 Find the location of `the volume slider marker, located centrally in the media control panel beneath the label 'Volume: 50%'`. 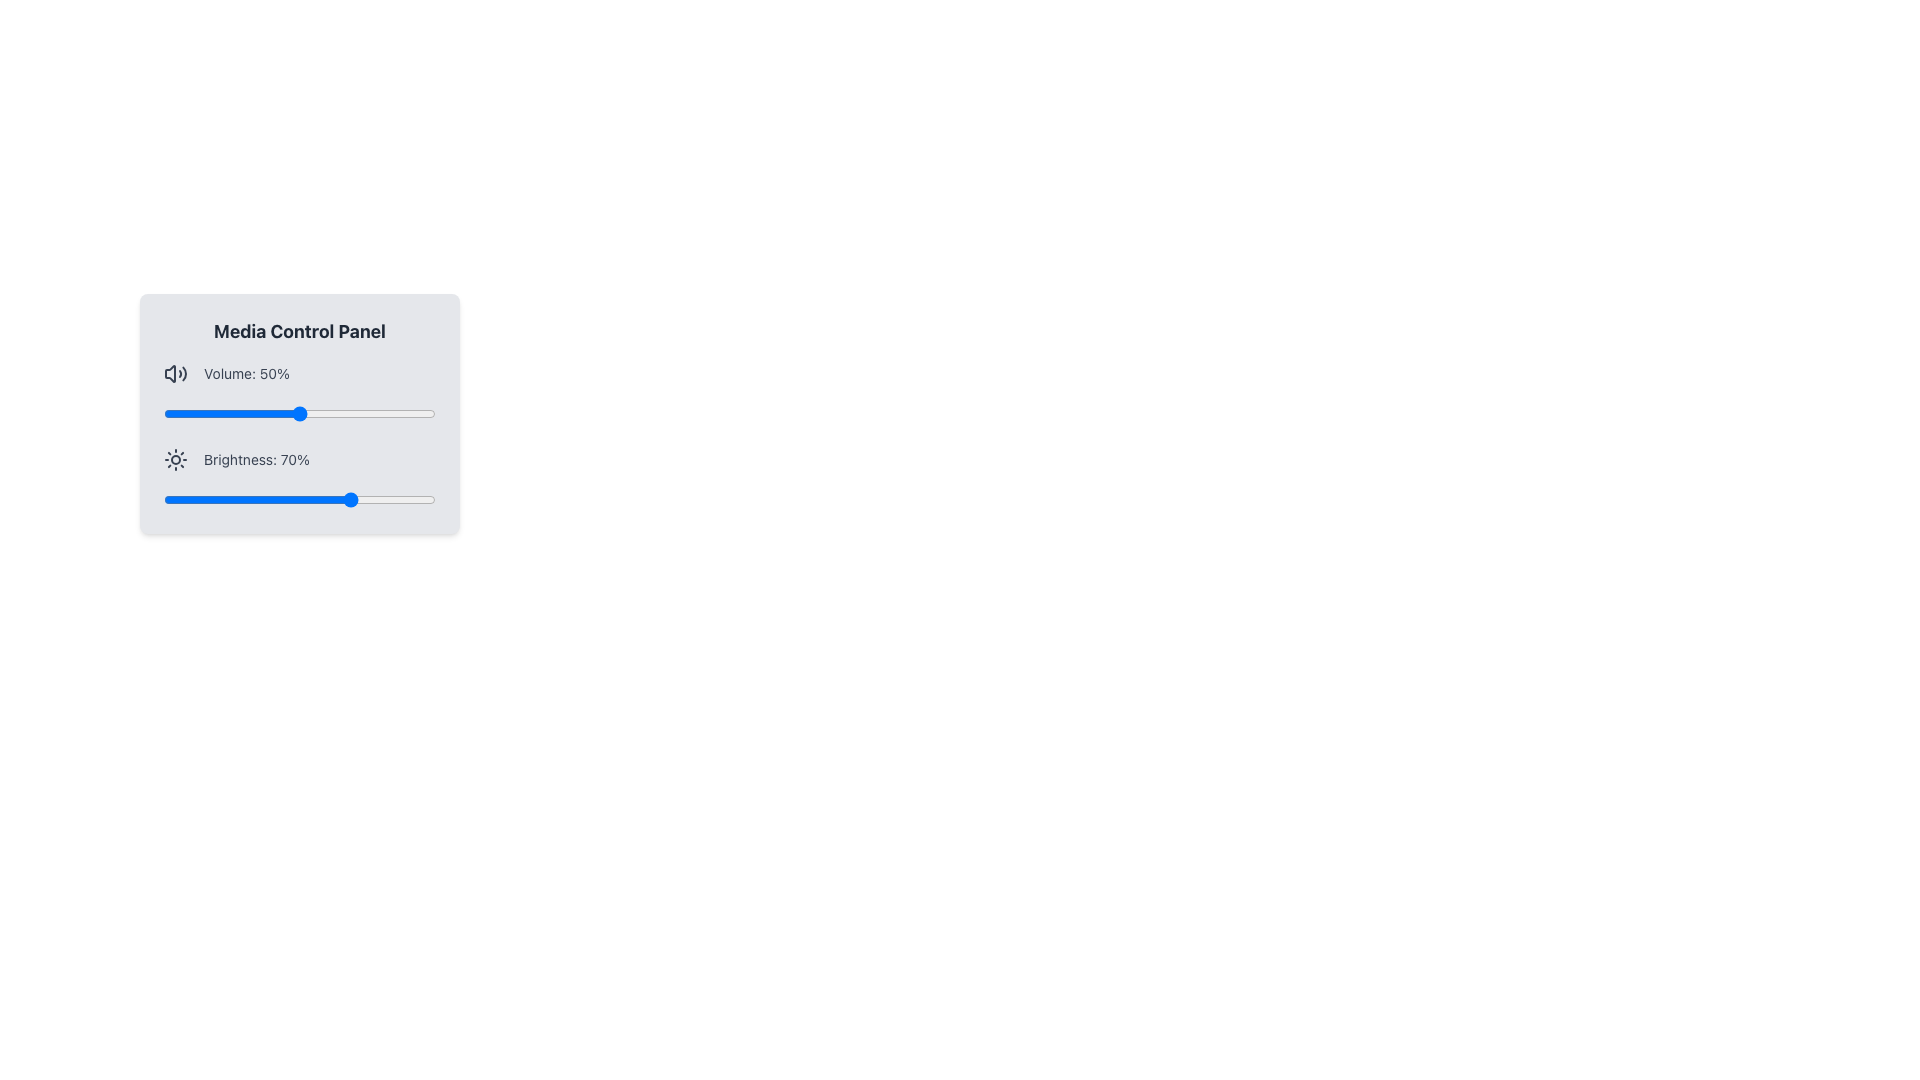

the volume slider marker, located centrally in the media control panel beneath the label 'Volume: 50%' is located at coordinates (298, 412).